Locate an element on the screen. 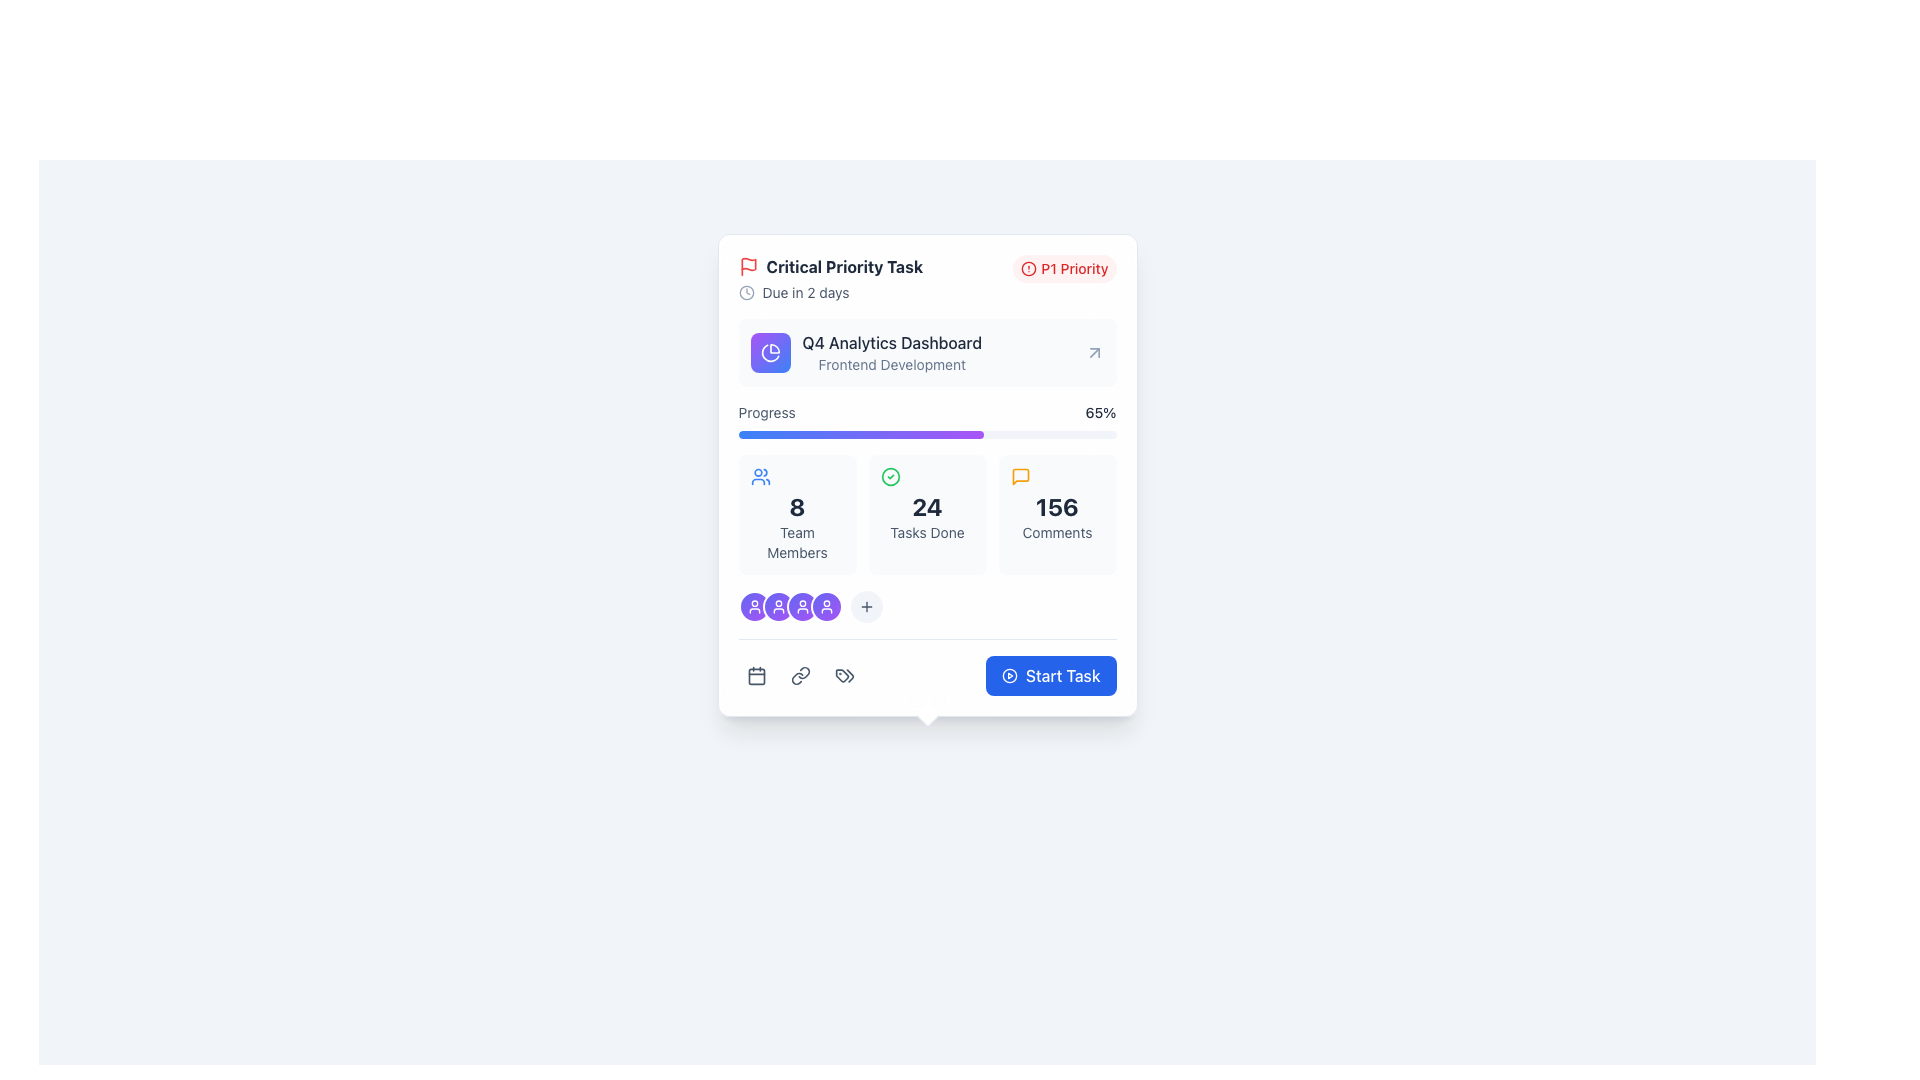 This screenshot has height=1080, width=1920. the link icon located at the bottom of the card interface, positioned to the right of the calendar icon and to the left of another icon, to interact and open a related link is located at coordinates (796, 677).